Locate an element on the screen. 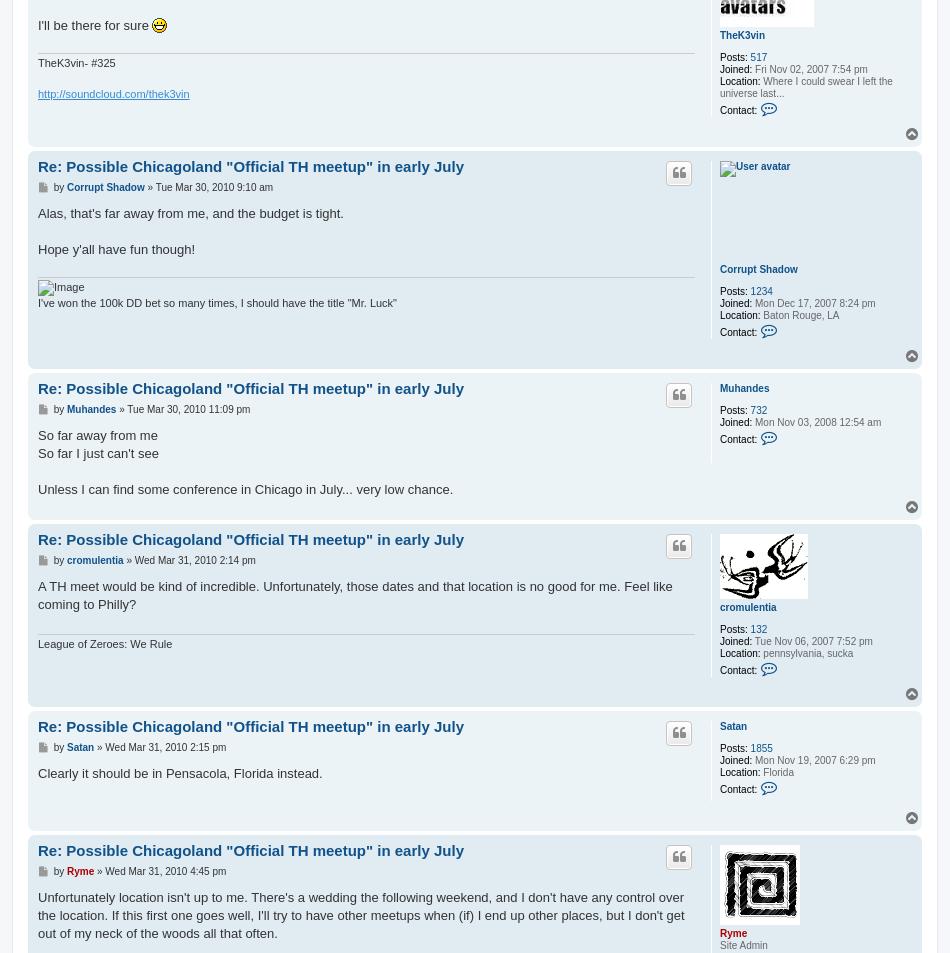 The height and width of the screenshot is (953, 950). 'Tue Nov 06, 2007 7:52 pm' is located at coordinates (810, 641).